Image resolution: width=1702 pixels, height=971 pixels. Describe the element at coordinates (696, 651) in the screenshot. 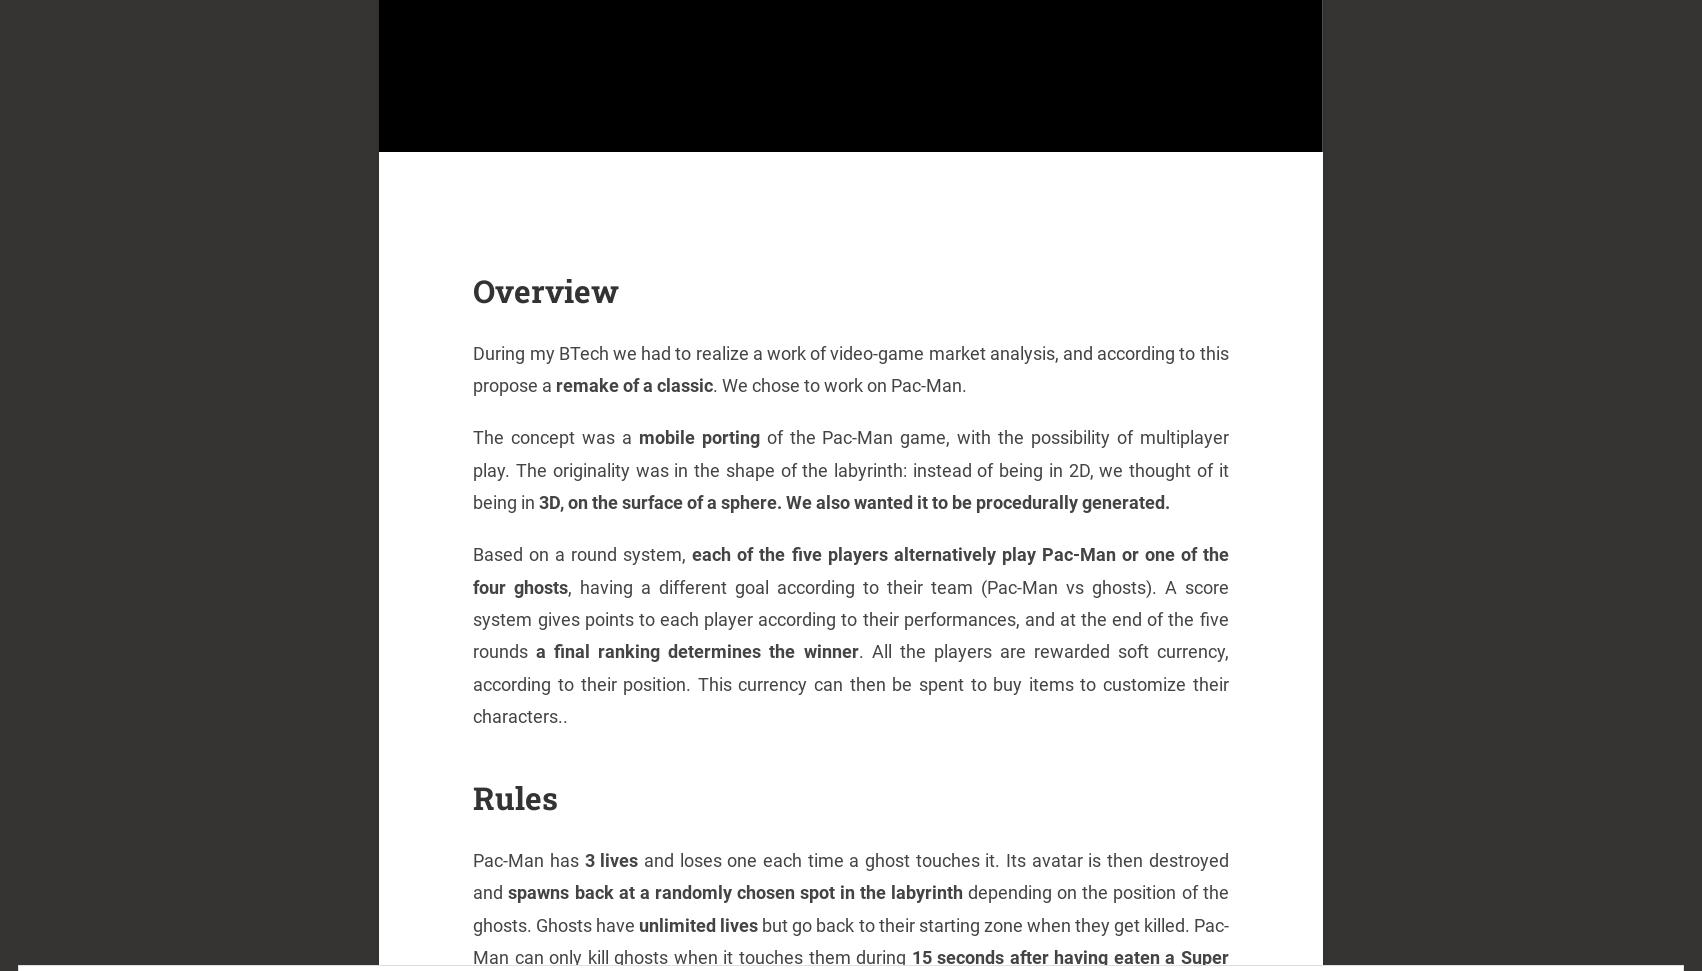

I see `'a final ranking determines the winner'` at that location.